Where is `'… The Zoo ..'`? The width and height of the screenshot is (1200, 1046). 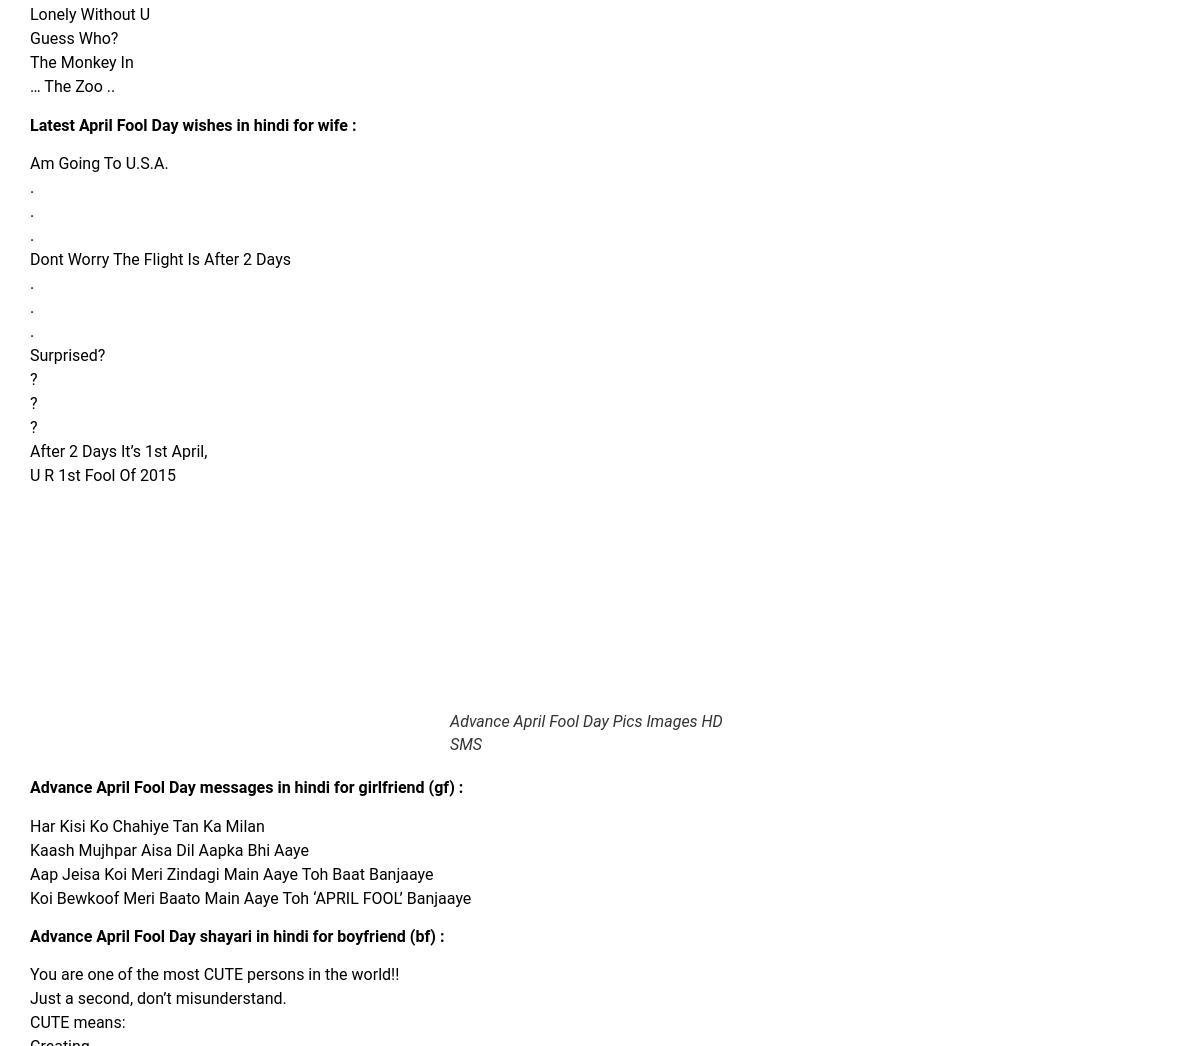 '… The Zoo ..' is located at coordinates (72, 86).